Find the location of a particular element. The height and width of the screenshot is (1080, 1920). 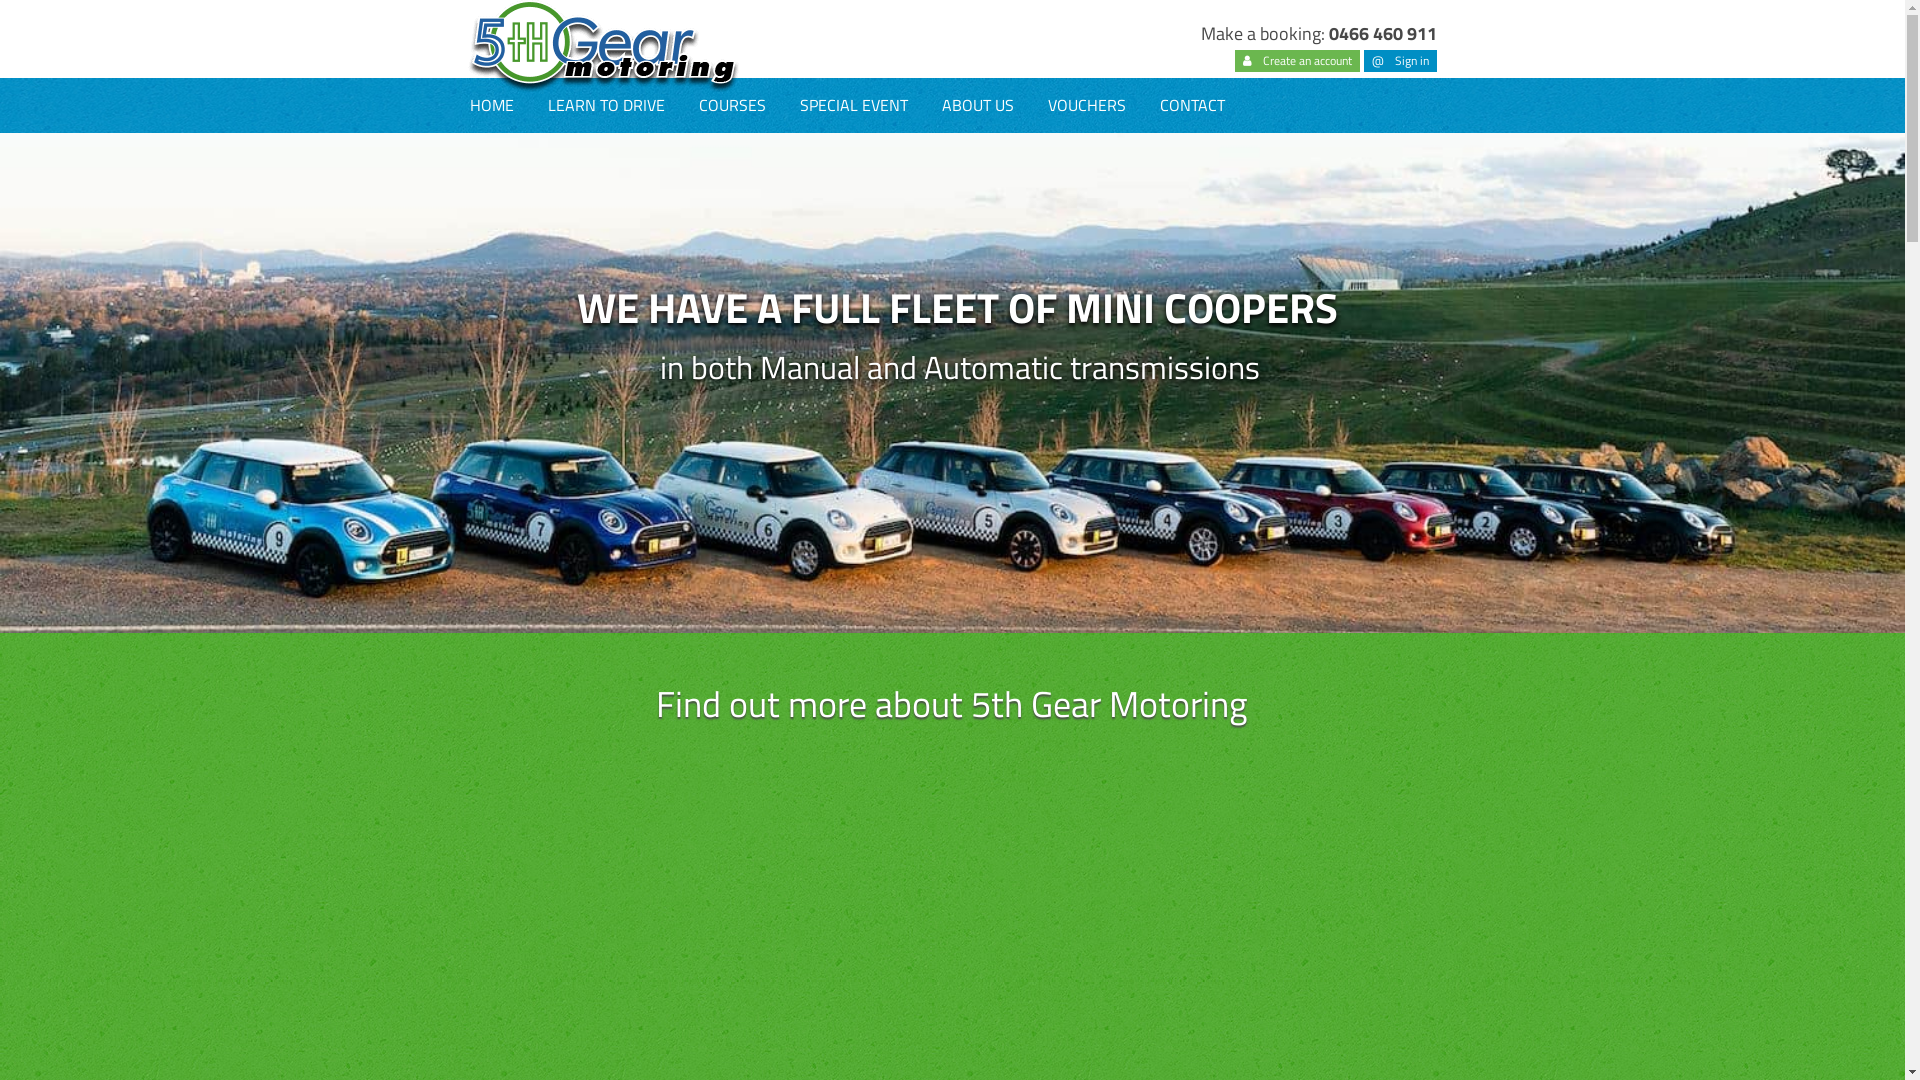

'0466 460 911' is located at coordinates (1381, 33).